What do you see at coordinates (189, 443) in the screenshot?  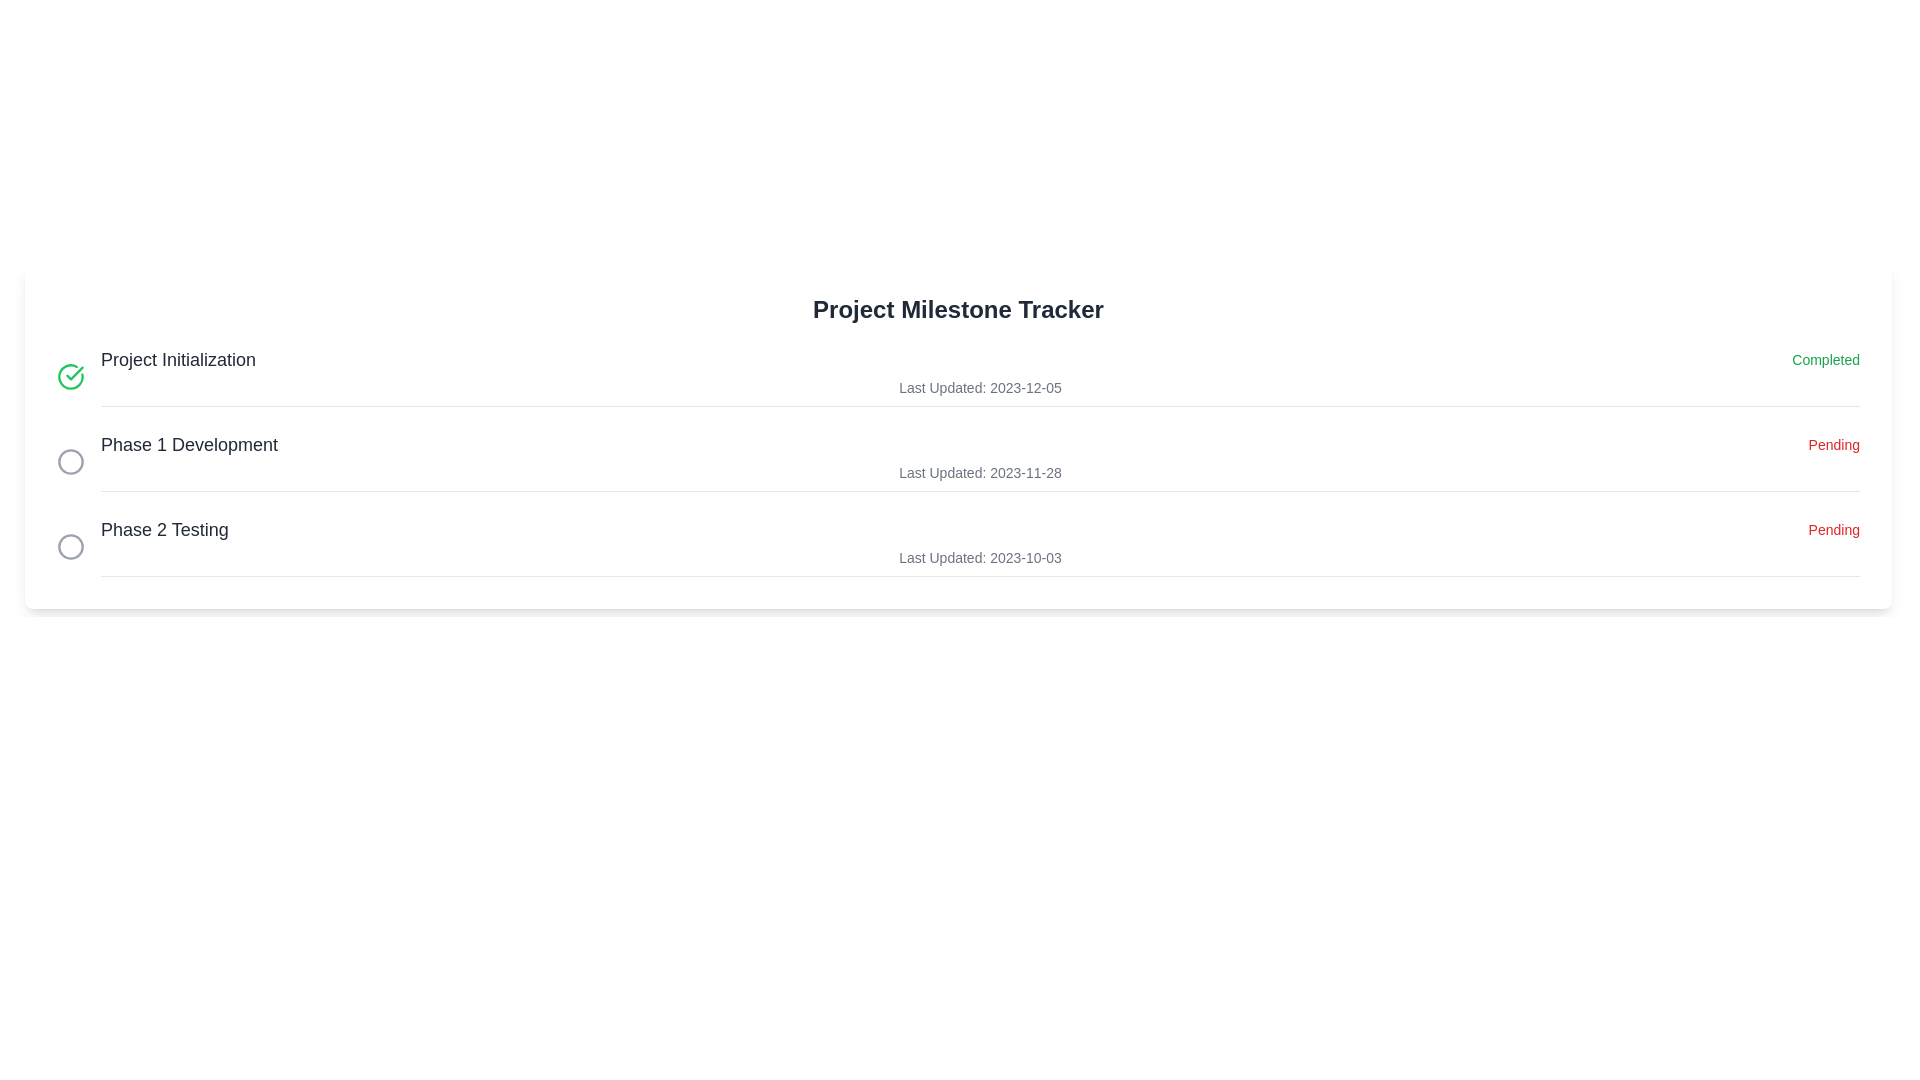 I see `the Text Label that represents the name of the second milestone in the project tracking system, located directly after 'Project Initialization' and above 'Phase 2 Testing'` at bounding box center [189, 443].